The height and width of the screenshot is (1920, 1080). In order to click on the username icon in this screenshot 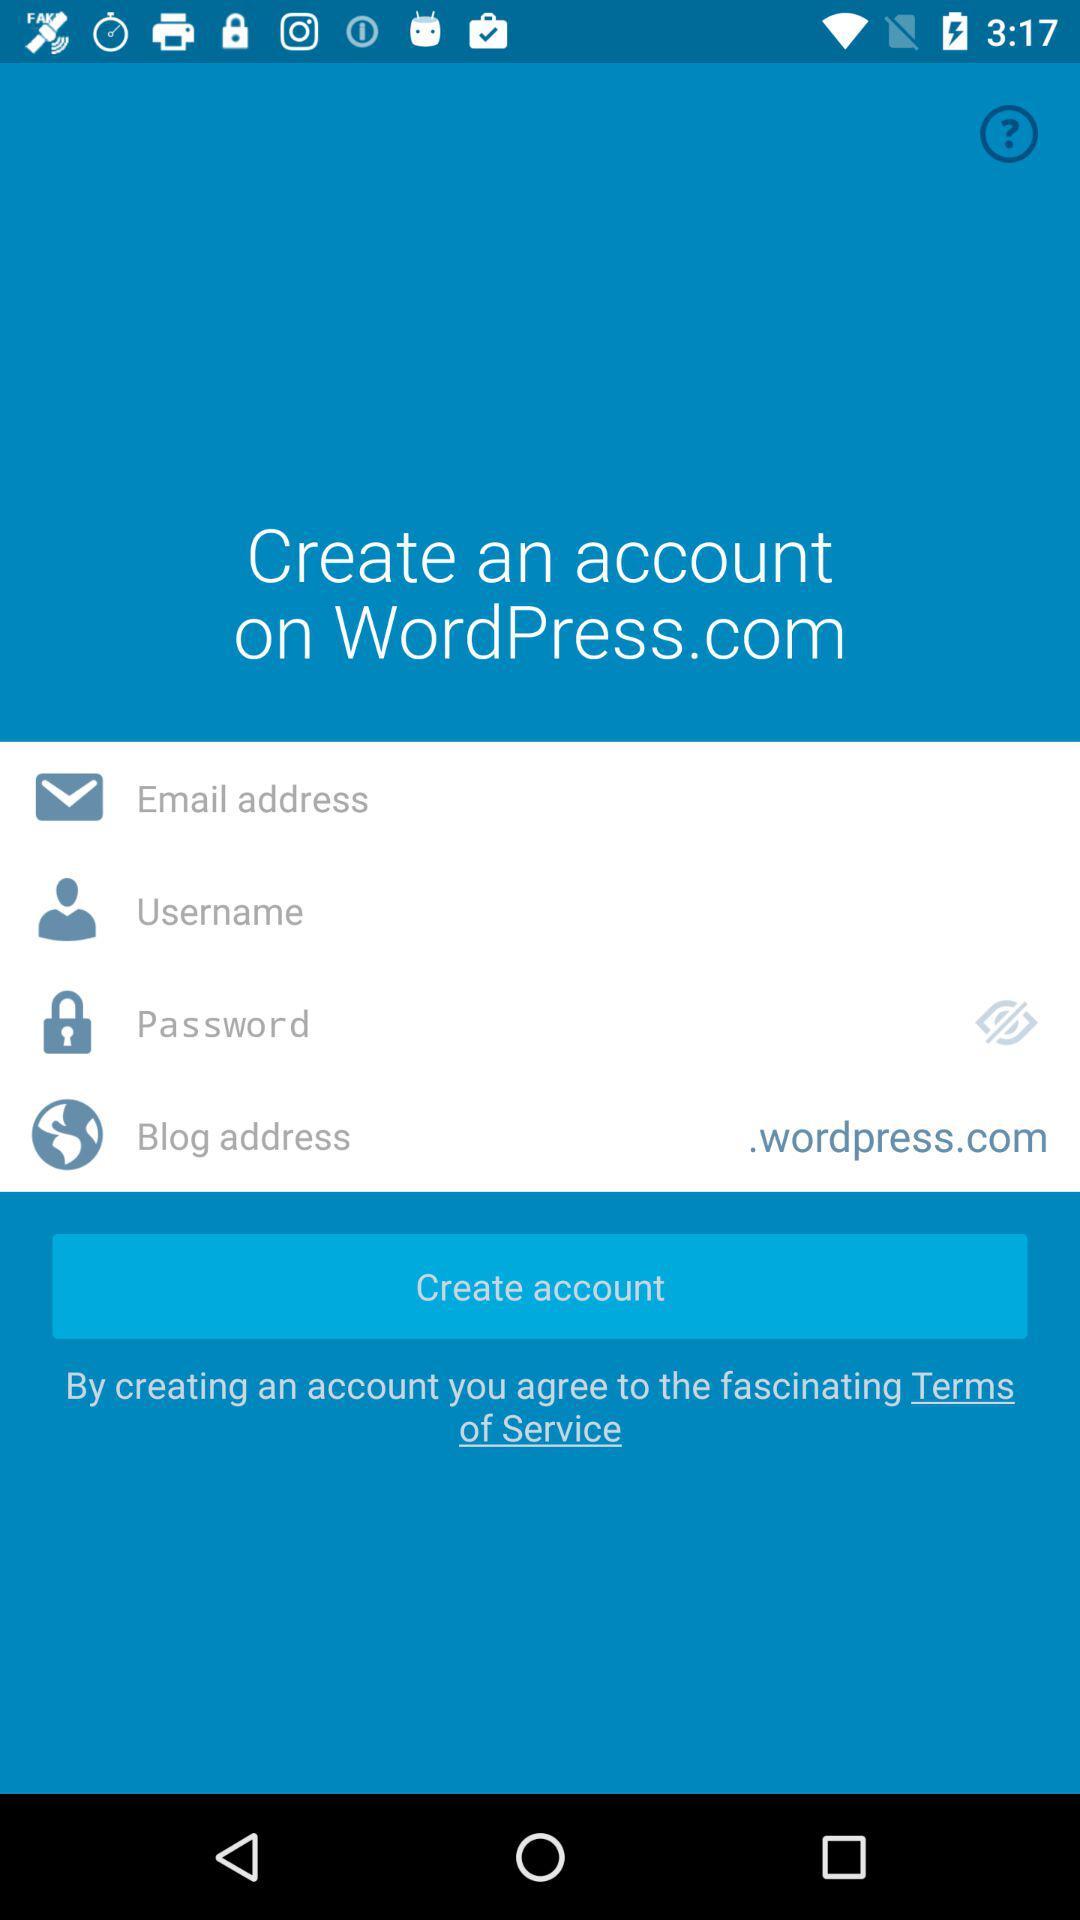, I will do `click(67, 910)`.